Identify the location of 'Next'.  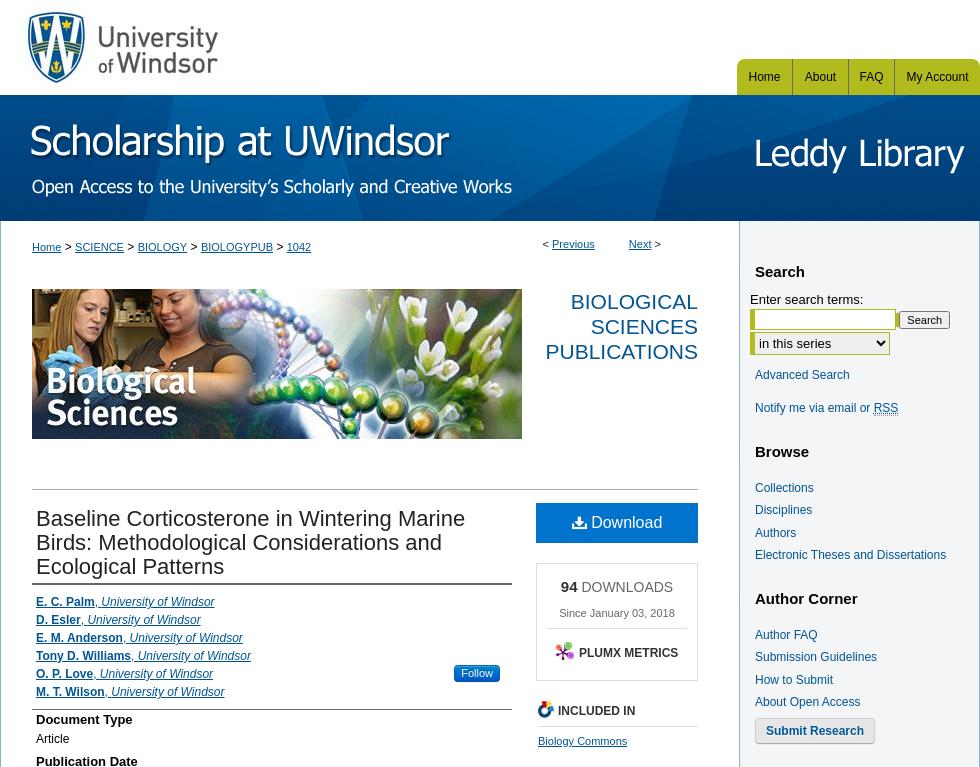
(627, 242).